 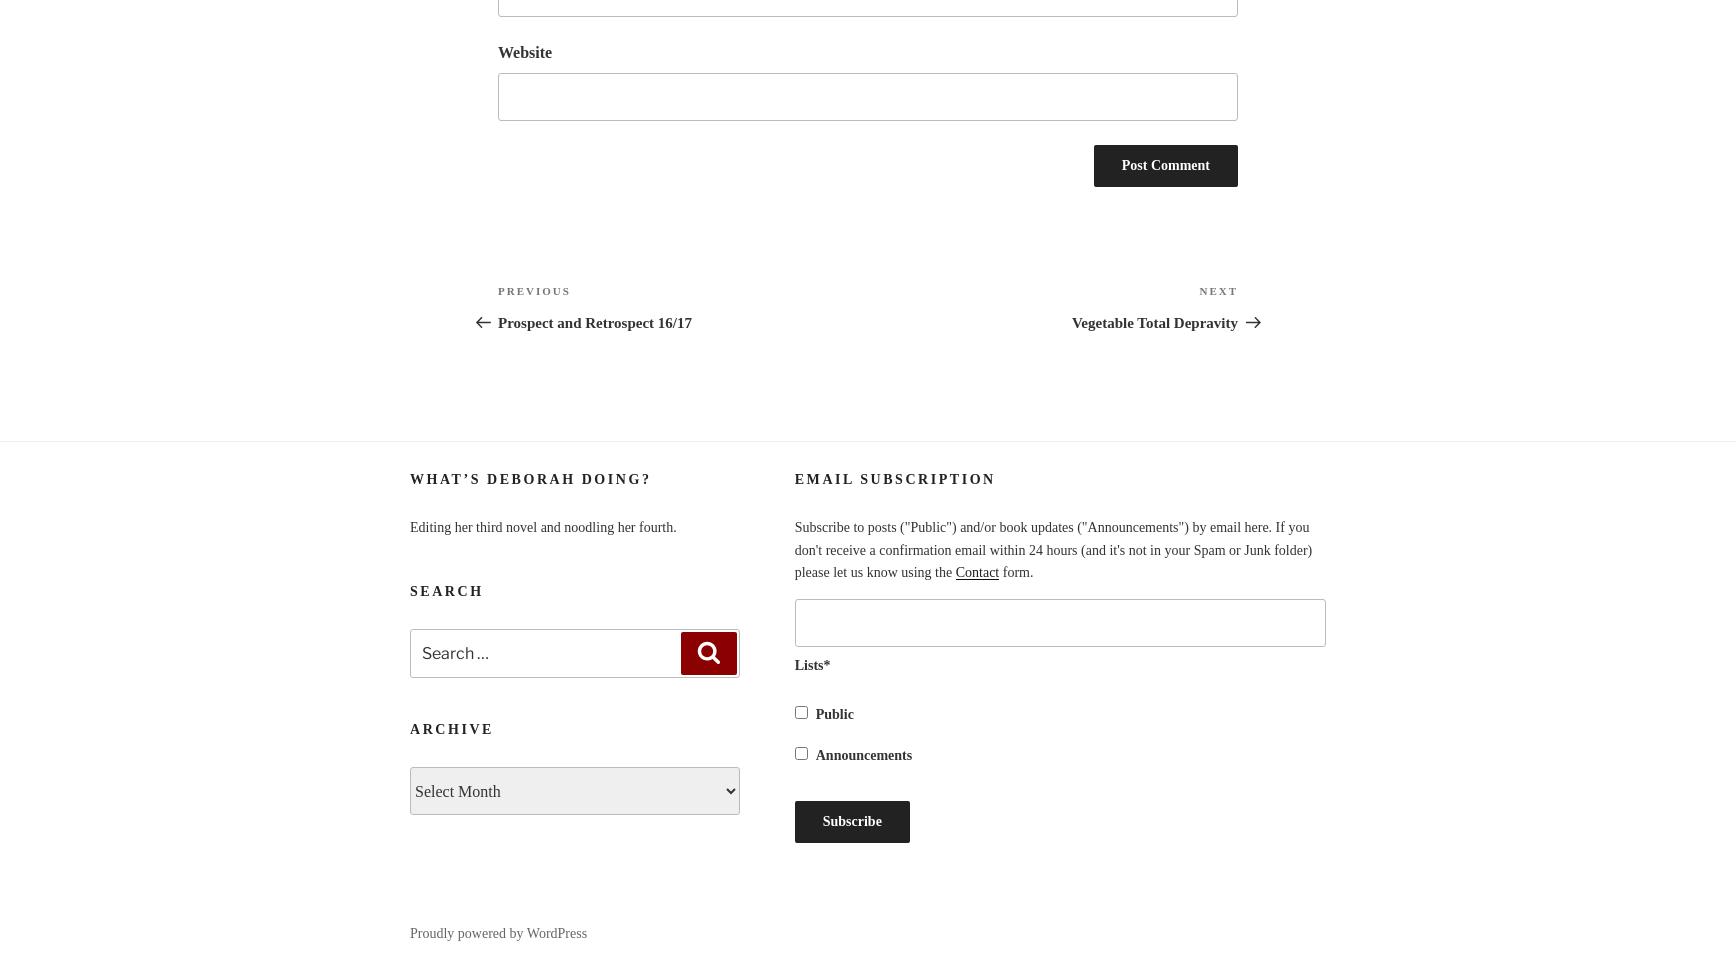 What do you see at coordinates (1199, 291) in the screenshot?
I see `'Next'` at bounding box center [1199, 291].